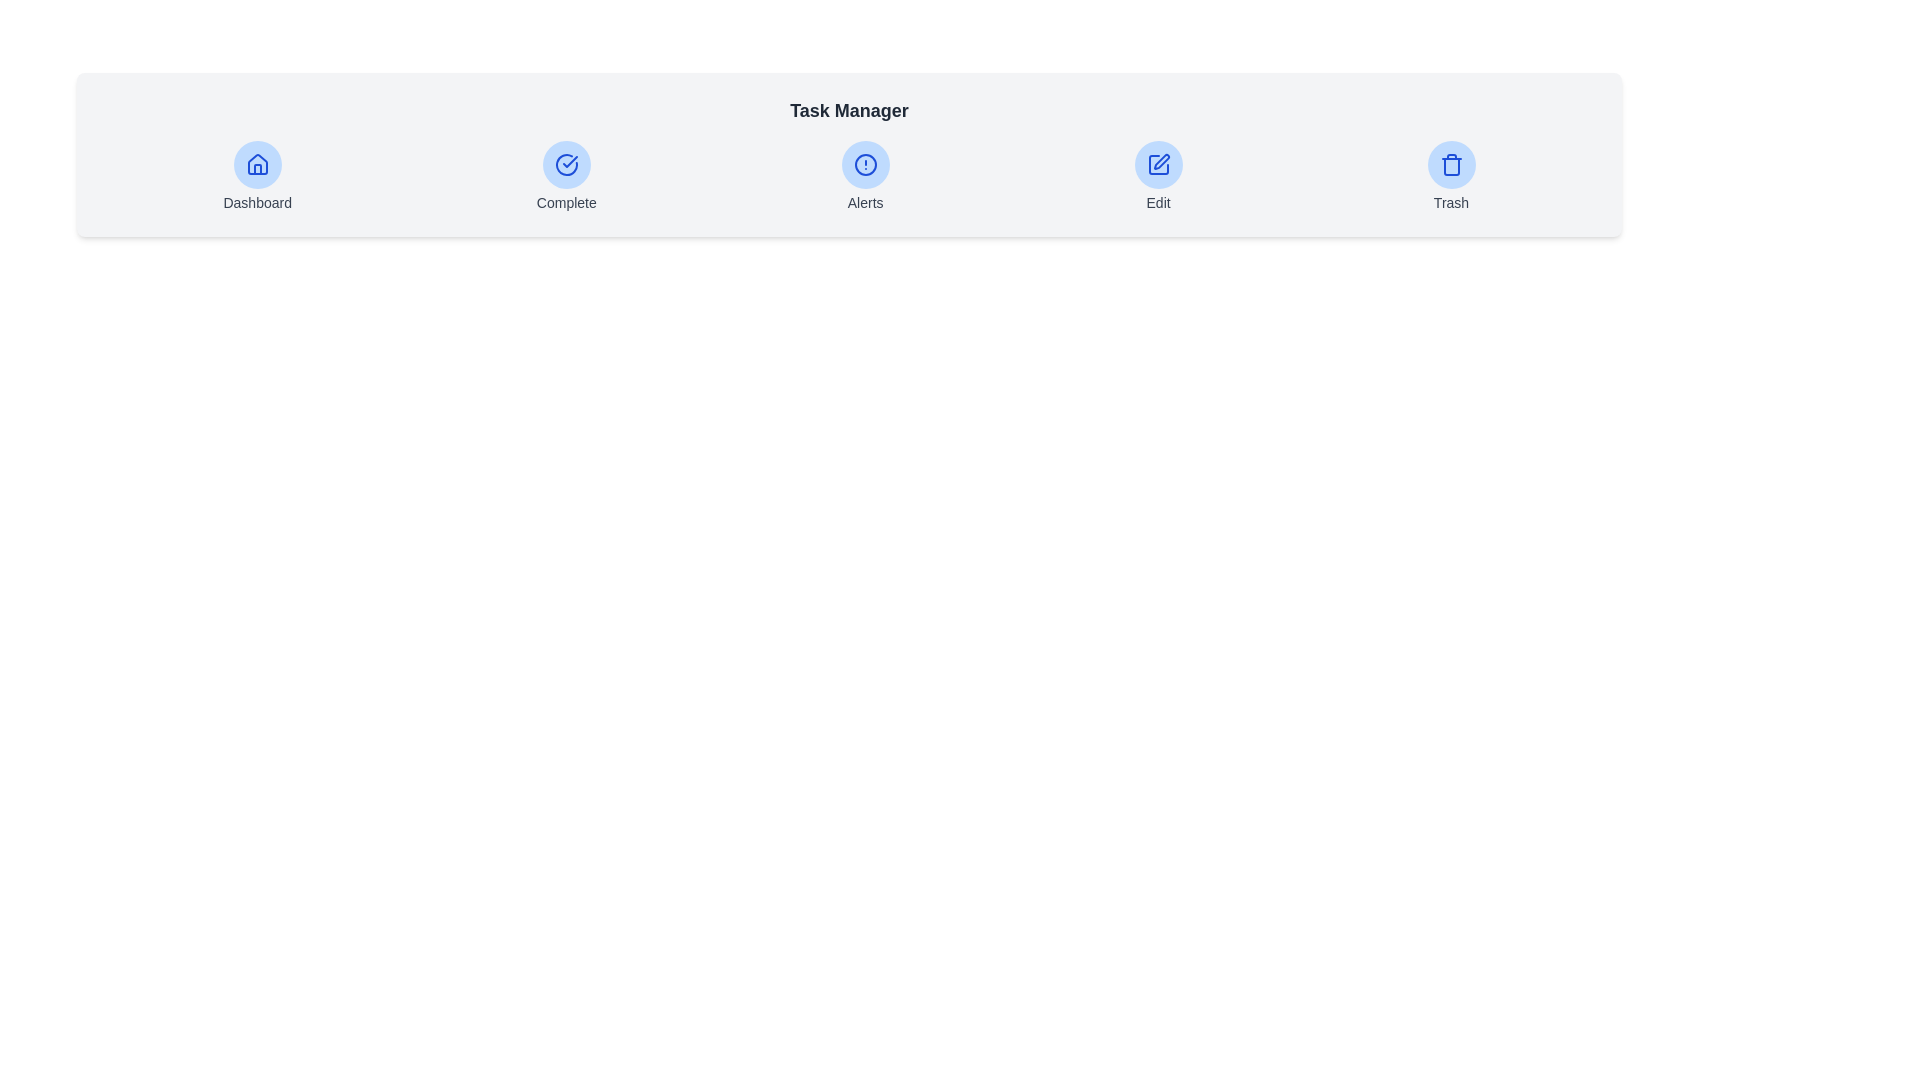 This screenshot has height=1080, width=1920. What do you see at coordinates (256, 163) in the screenshot?
I see `the 'Dashboard' icon, which is a minimalist blue house icon with a transparent interior located in the top navigation bar` at bounding box center [256, 163].